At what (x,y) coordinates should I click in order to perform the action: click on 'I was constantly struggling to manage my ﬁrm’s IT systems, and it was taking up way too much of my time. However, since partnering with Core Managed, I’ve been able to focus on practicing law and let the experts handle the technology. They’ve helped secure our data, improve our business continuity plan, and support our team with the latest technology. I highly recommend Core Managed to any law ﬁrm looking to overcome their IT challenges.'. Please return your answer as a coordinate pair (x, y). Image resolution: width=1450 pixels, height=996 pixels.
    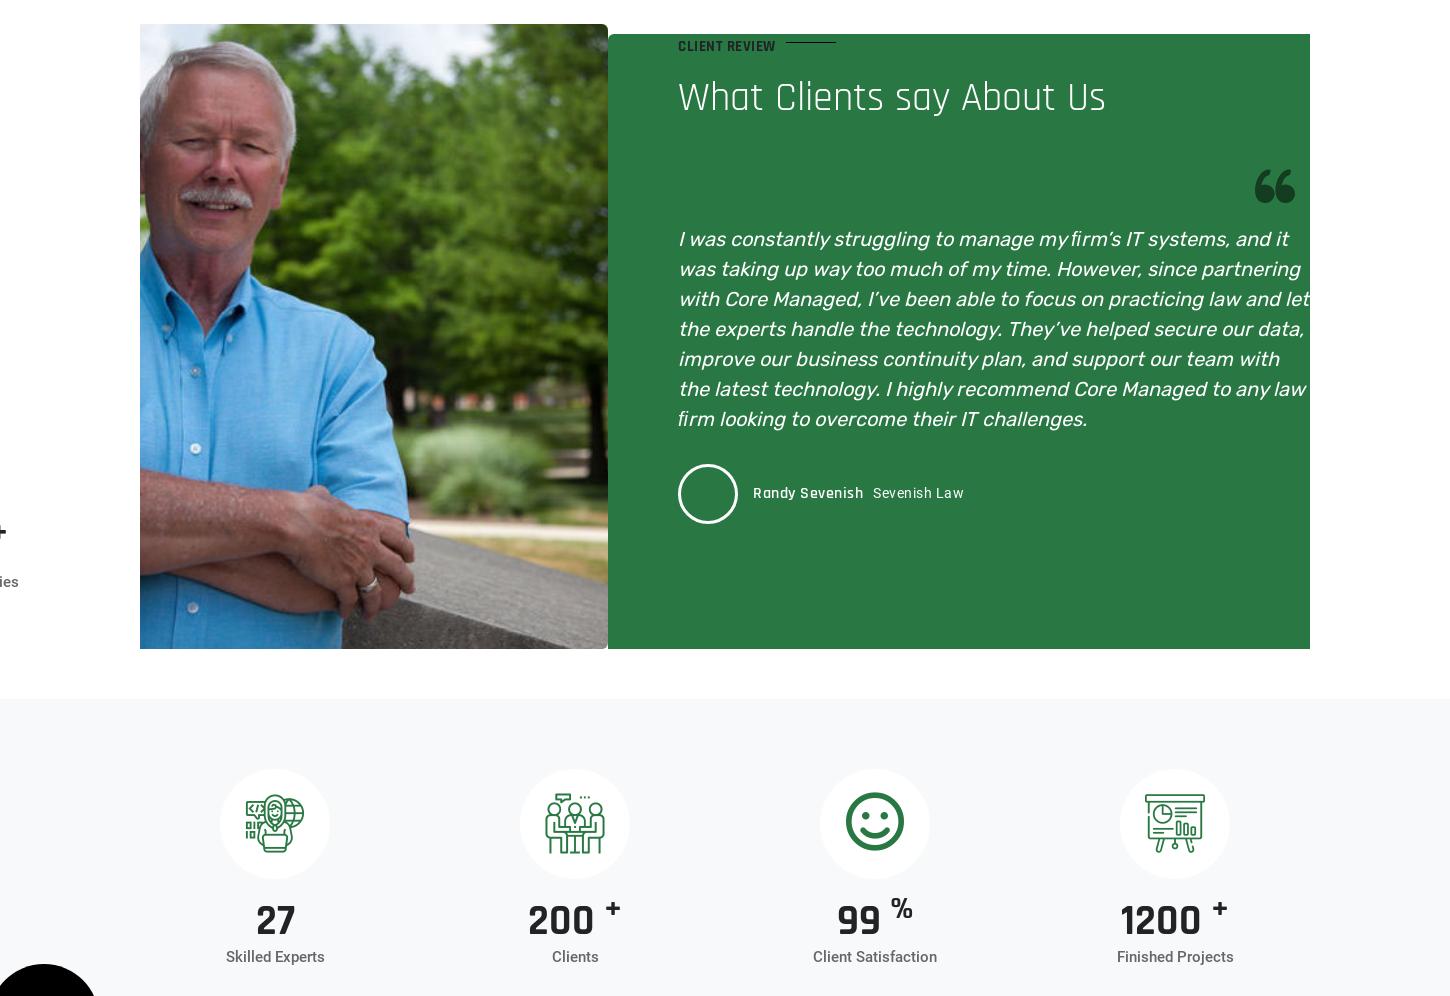
    Looking at the image, I should click on (677, 326).